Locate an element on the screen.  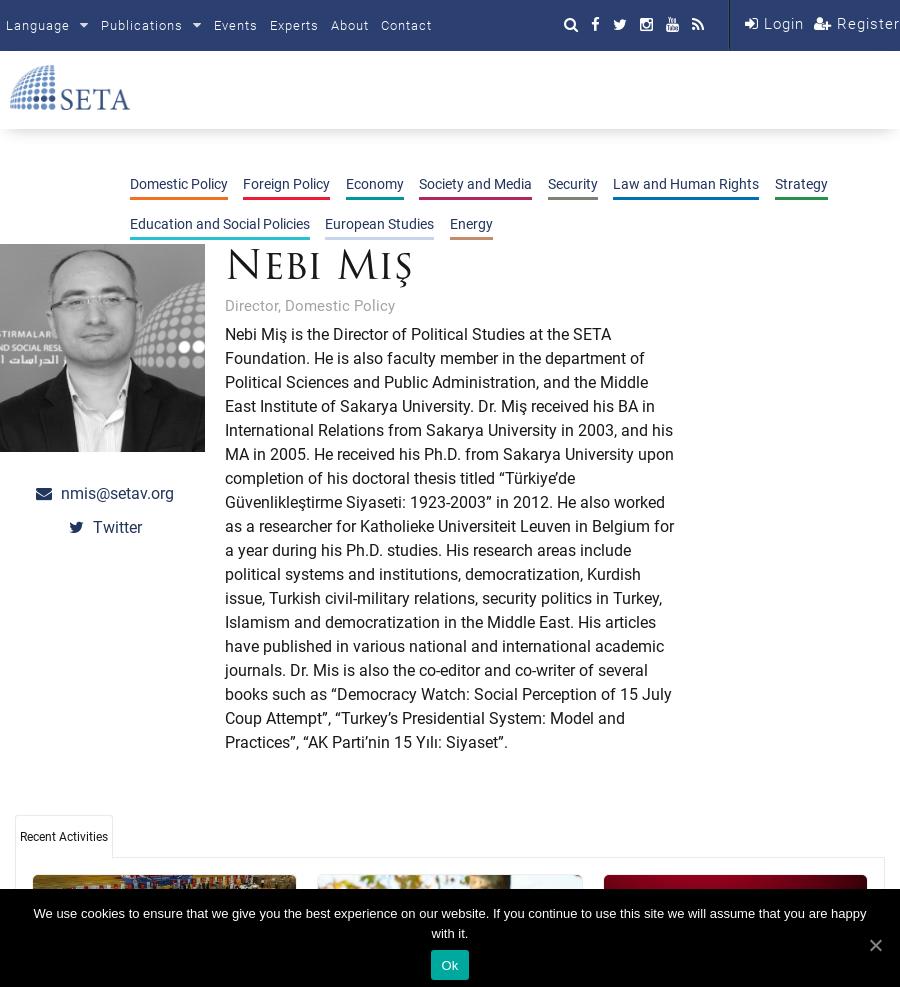
'Security' is located at coordinates (572, 182).